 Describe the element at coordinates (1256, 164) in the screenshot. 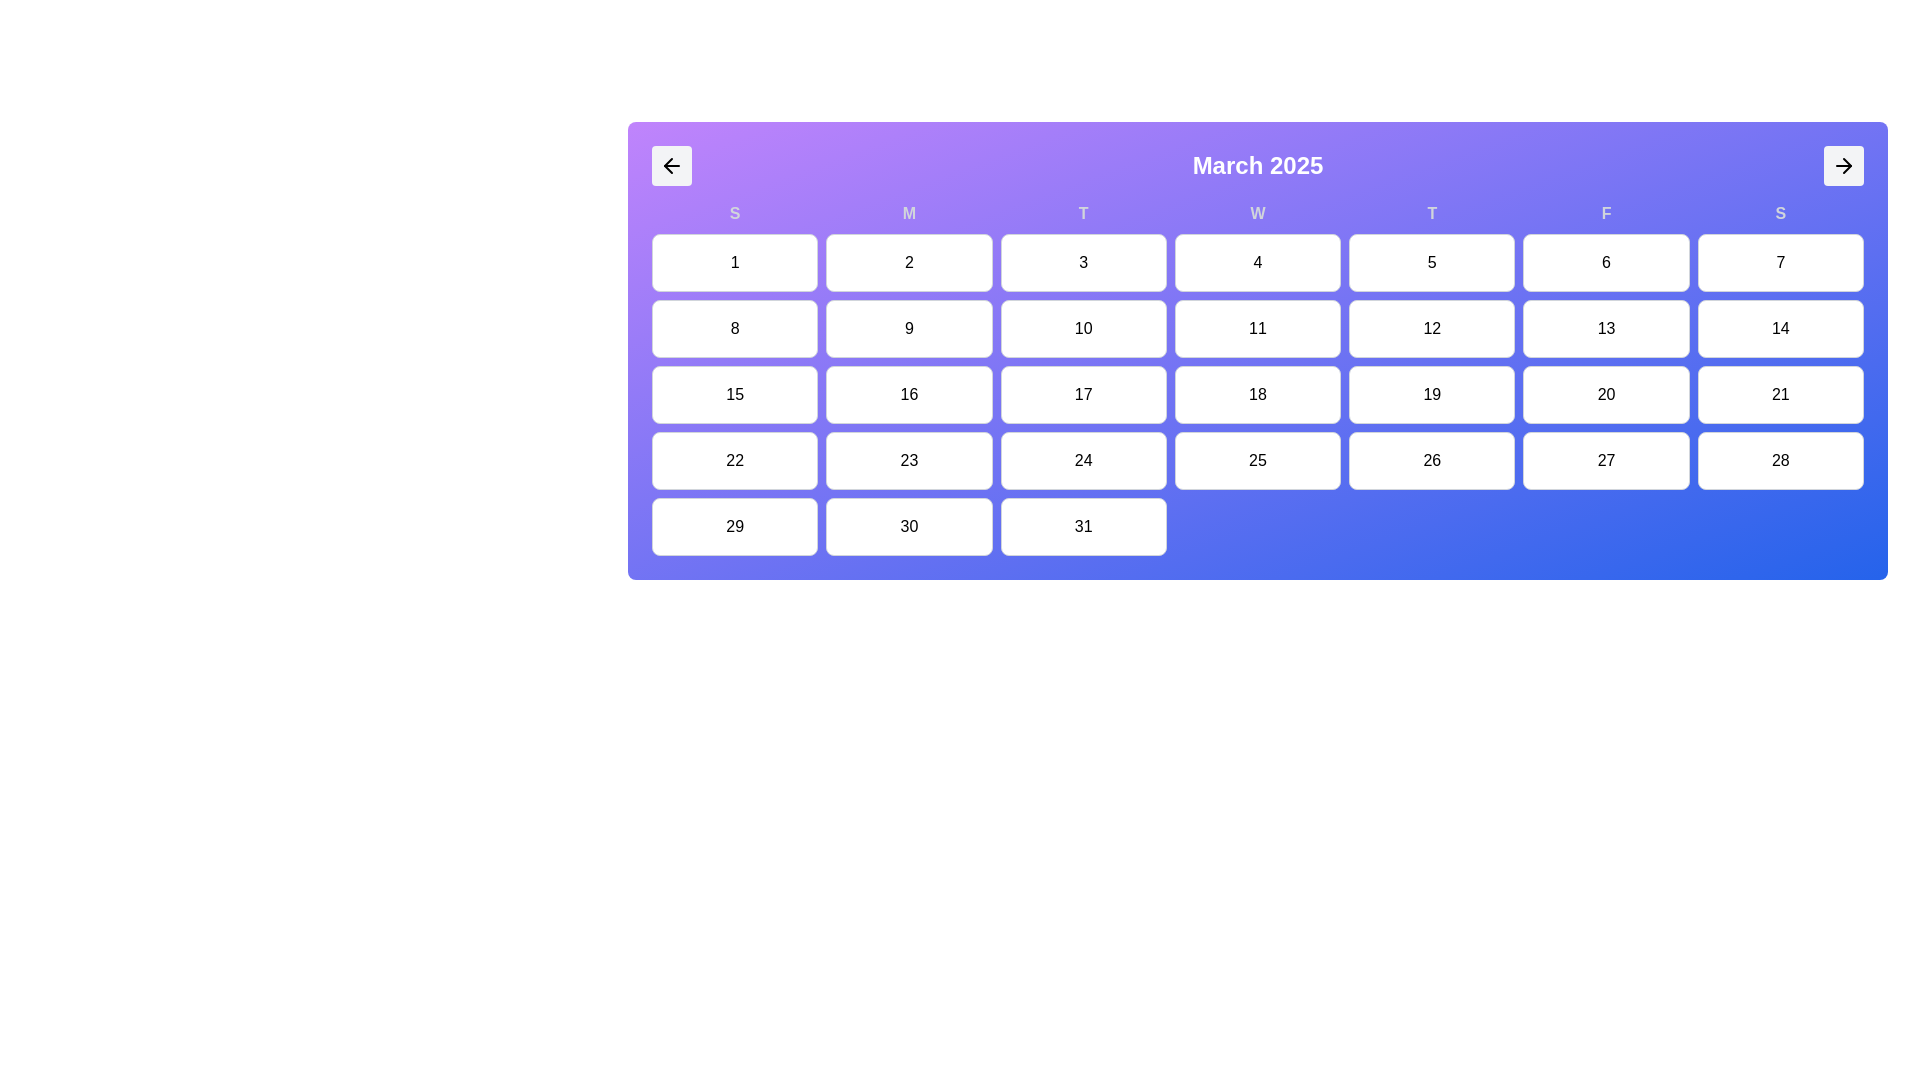

I see `the Text label indicating the currently selected month and year in the header section of the calendar component` at that location.